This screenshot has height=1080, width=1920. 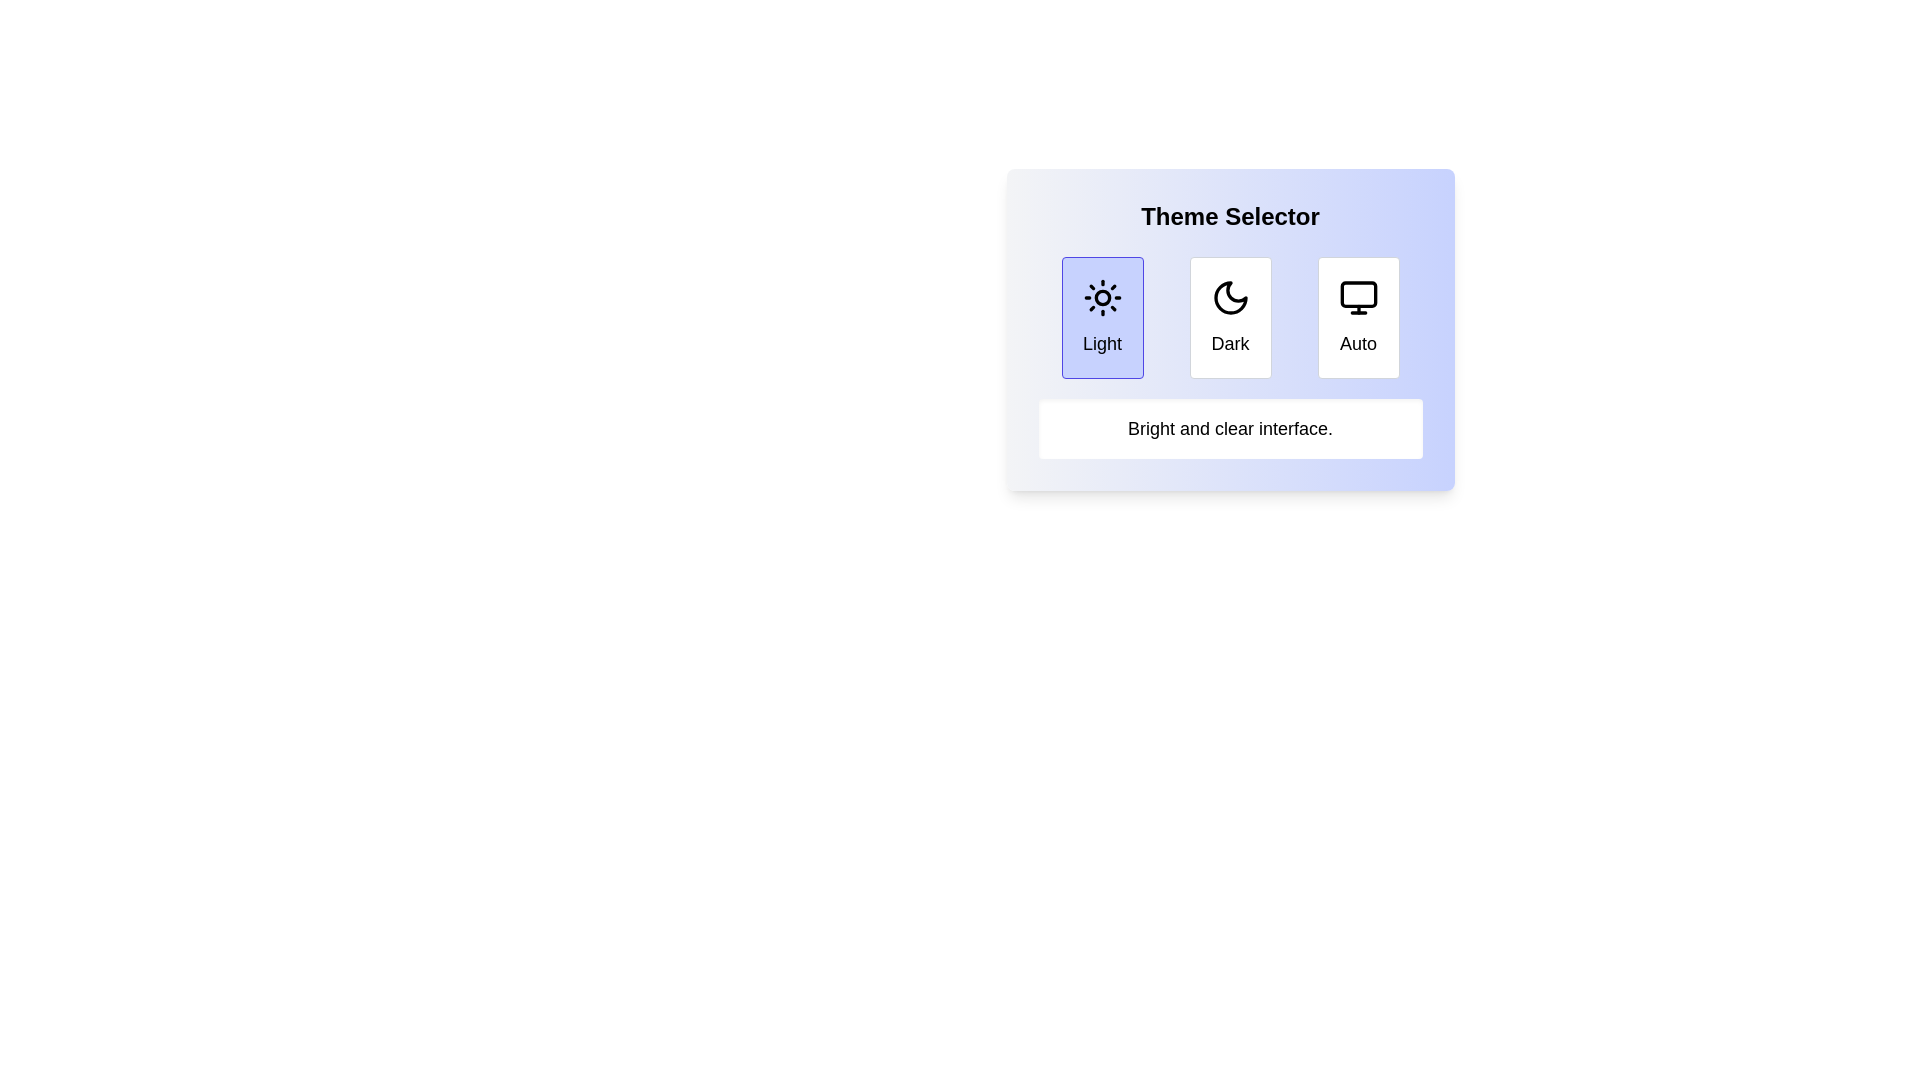 What do you see at coordinates (1229, 316) in the screenshot?
I see `the theme by clicking on the corresponding button. Use the parameter Dark to specify the theme to select` at bounding box center [1229, 316].